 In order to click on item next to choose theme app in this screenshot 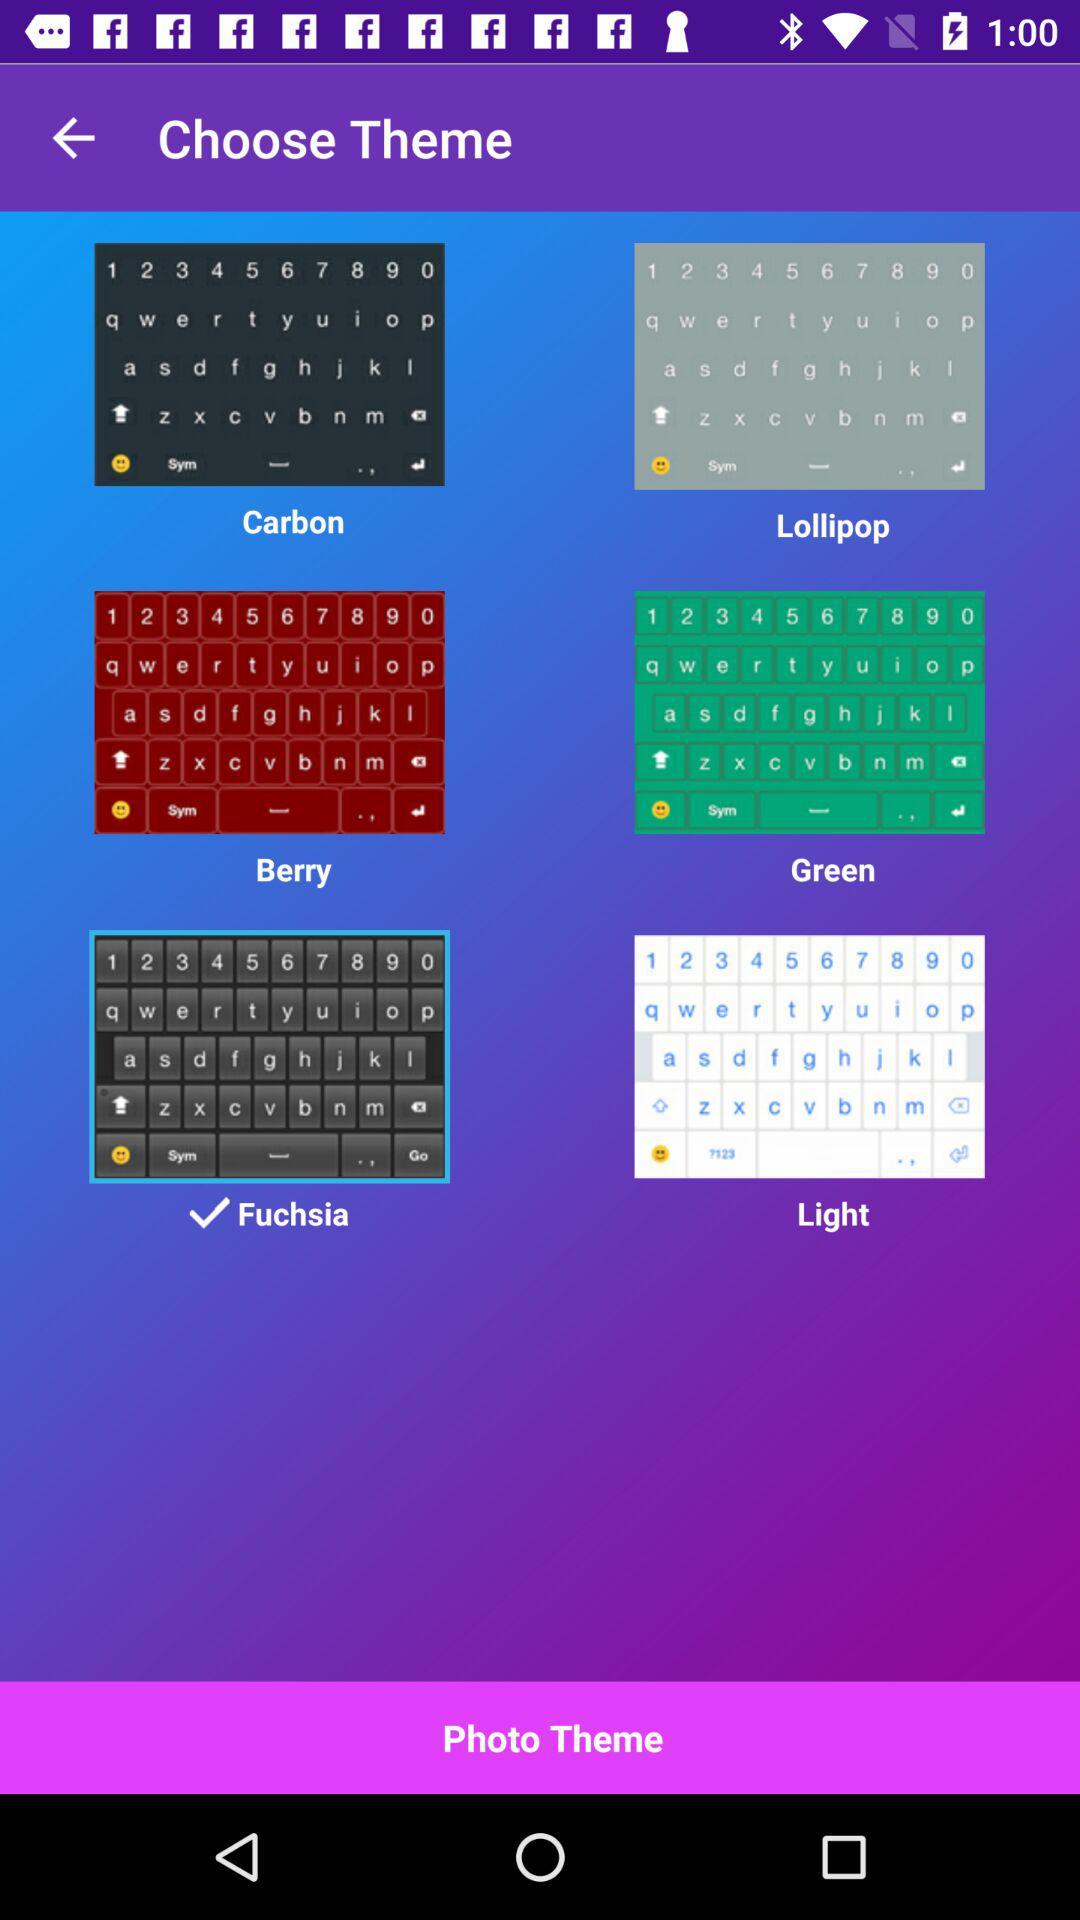, I will do `click(72, 137)`.